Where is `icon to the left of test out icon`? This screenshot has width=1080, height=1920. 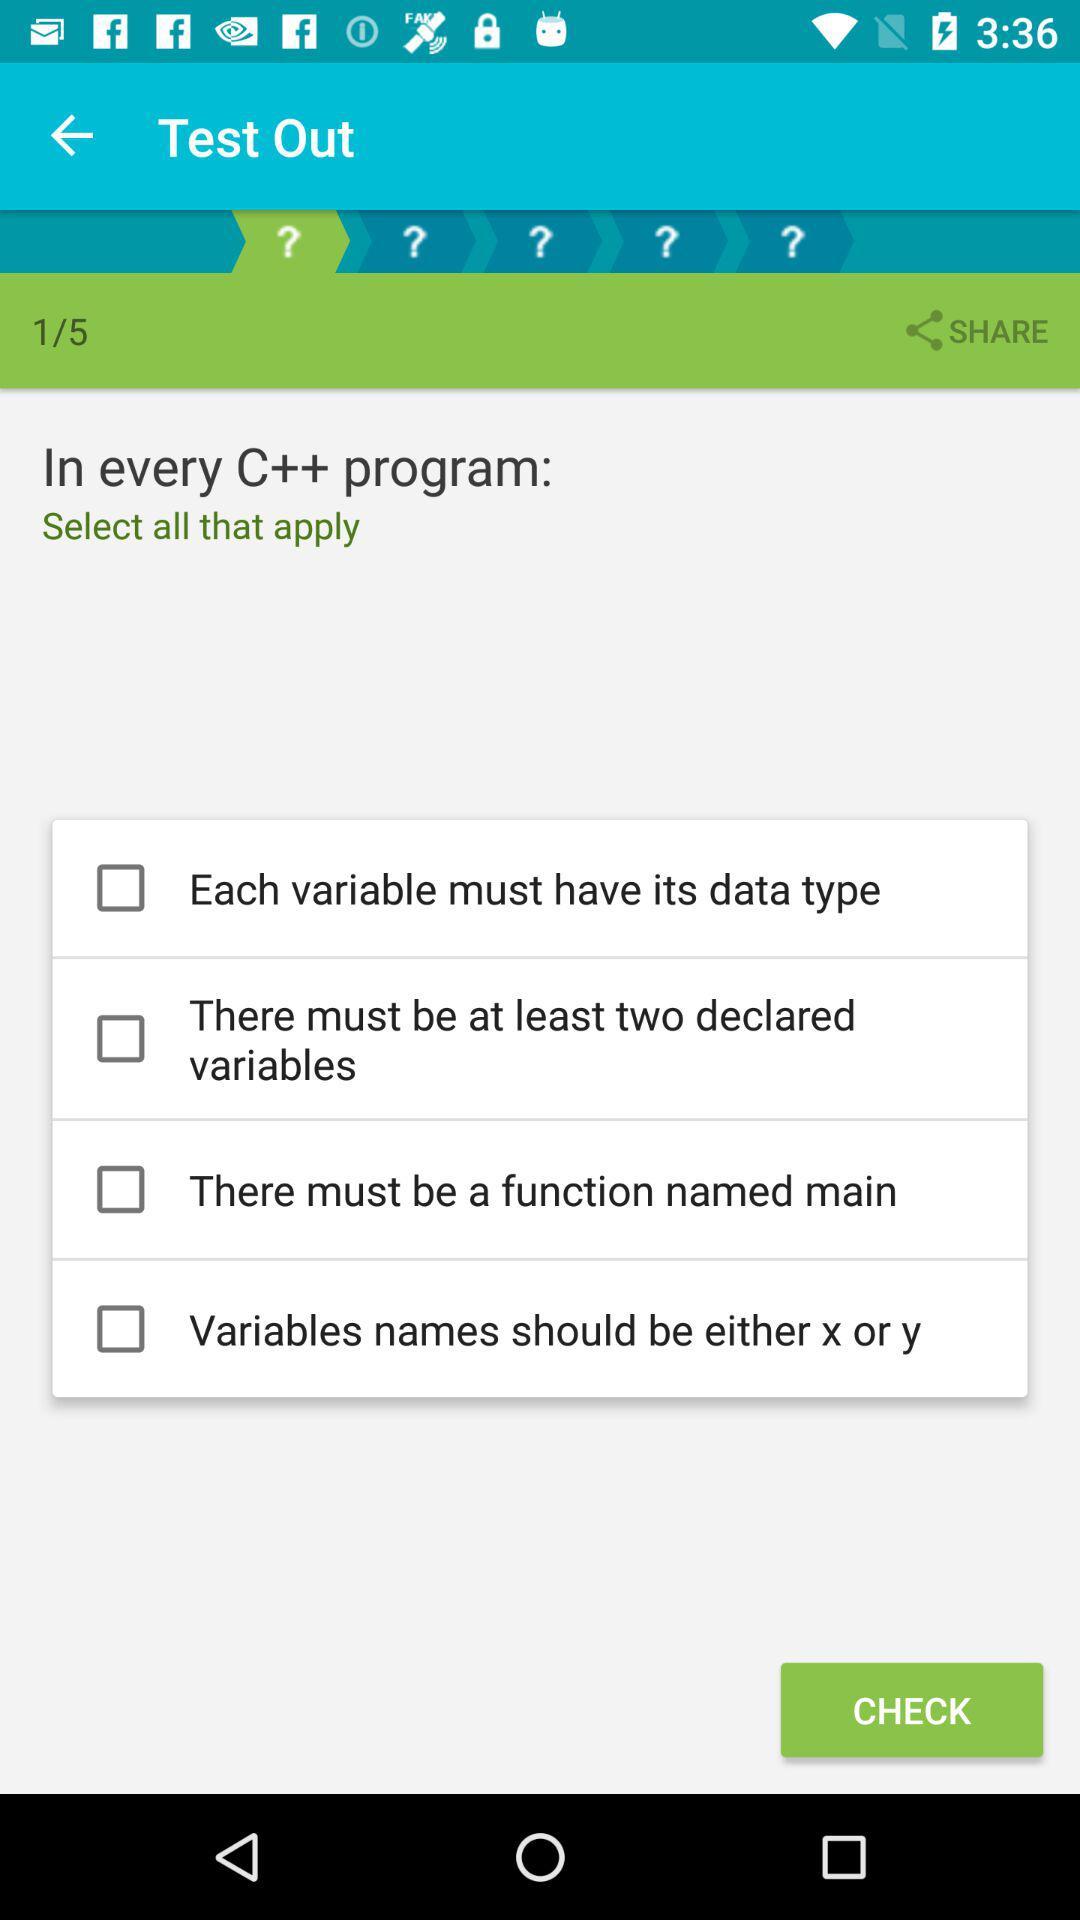 icon to the left of test out icon is located at coordinates (72, 135).